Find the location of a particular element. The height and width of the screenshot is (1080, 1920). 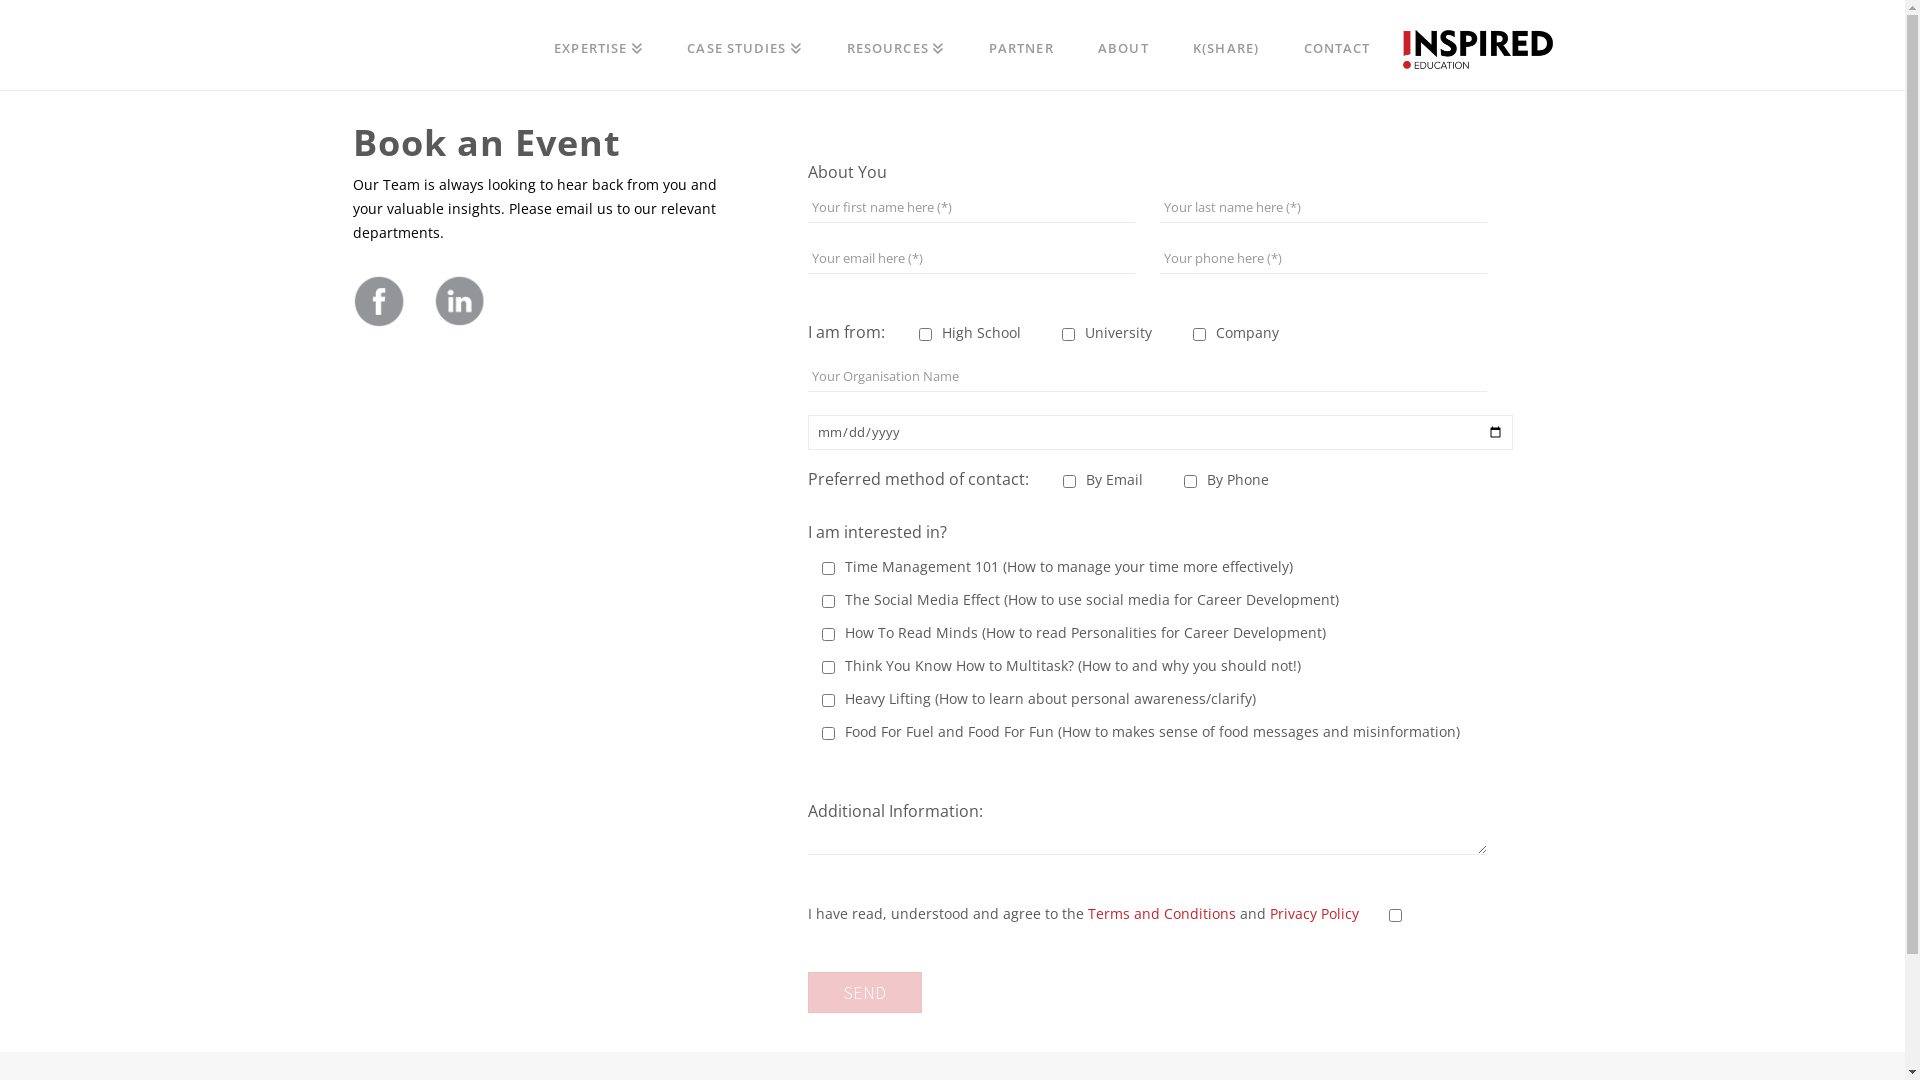

'CASE STUDIES' is located at coordinates (665, 45).